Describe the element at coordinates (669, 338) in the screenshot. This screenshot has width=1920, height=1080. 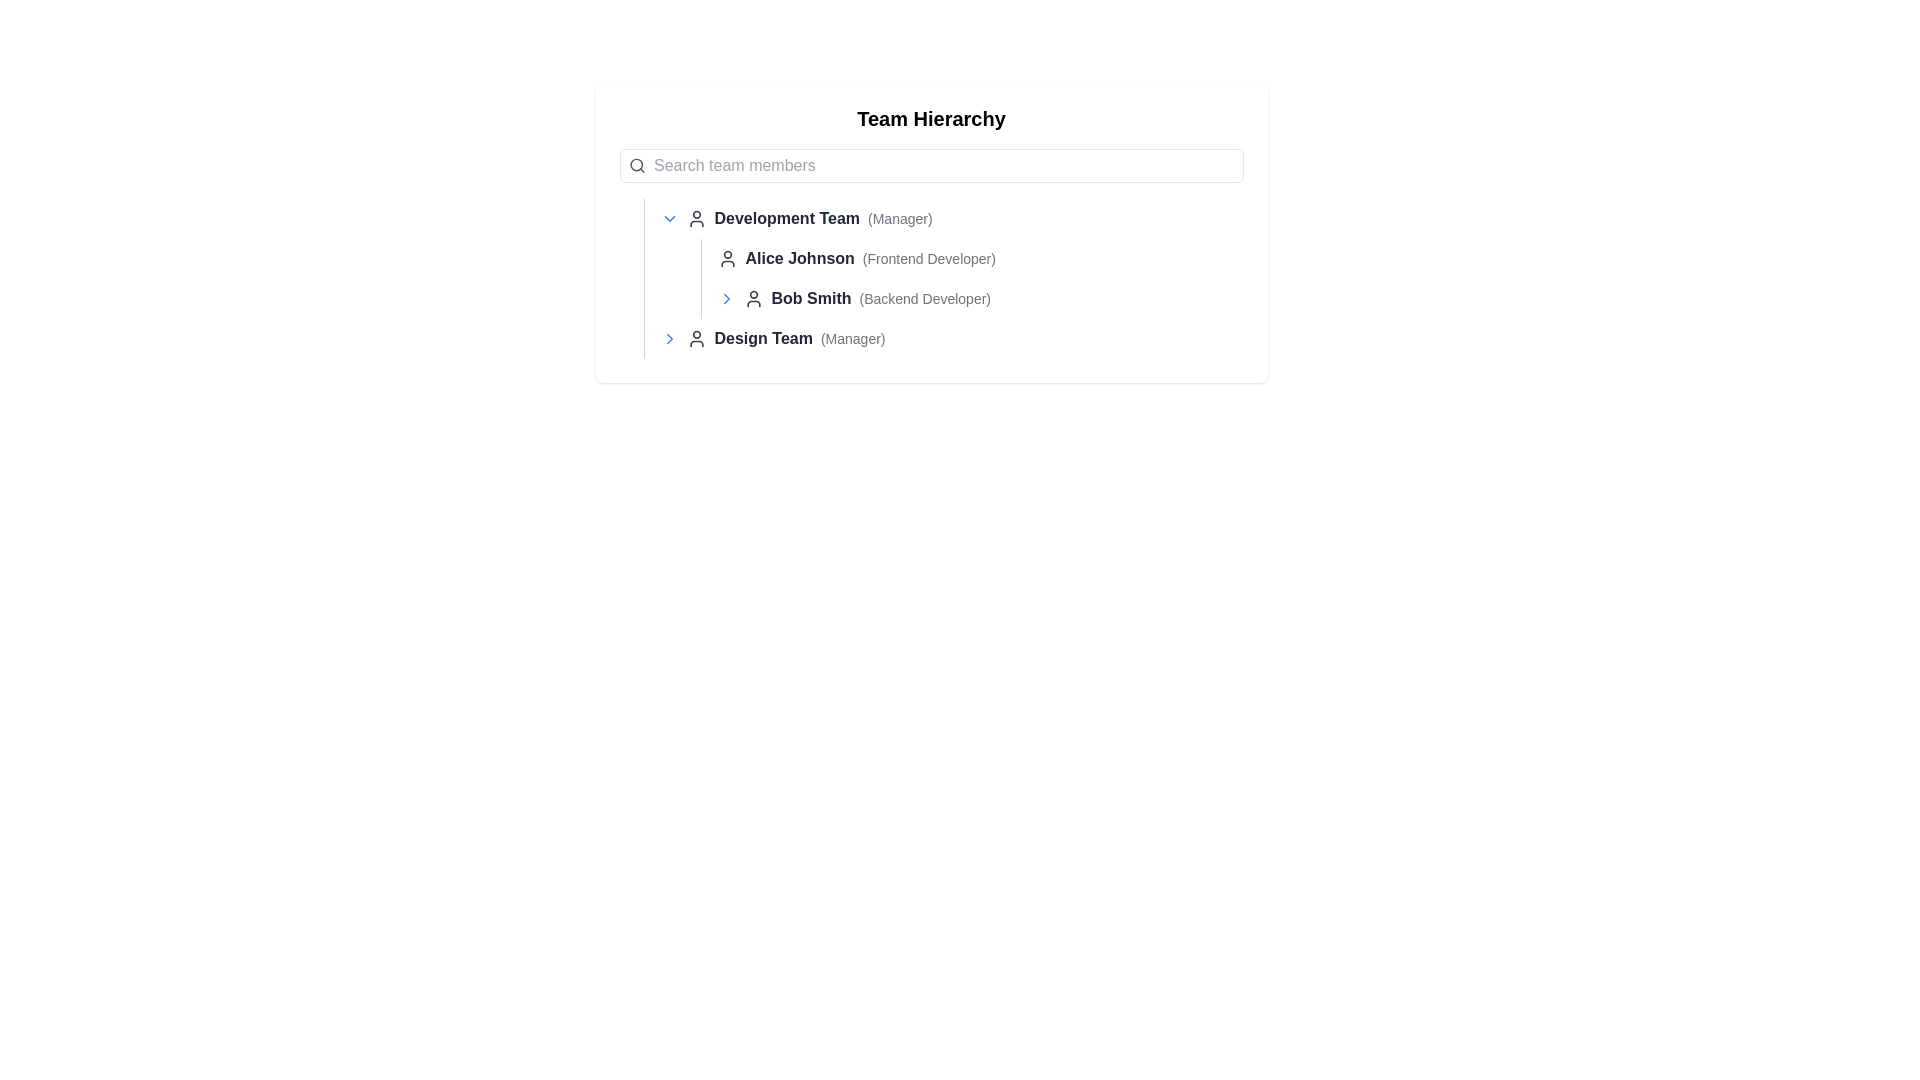
I see `the Chevron icon located at the leftmost edge of the hierarchical view to trigger a tooltip` at that location.